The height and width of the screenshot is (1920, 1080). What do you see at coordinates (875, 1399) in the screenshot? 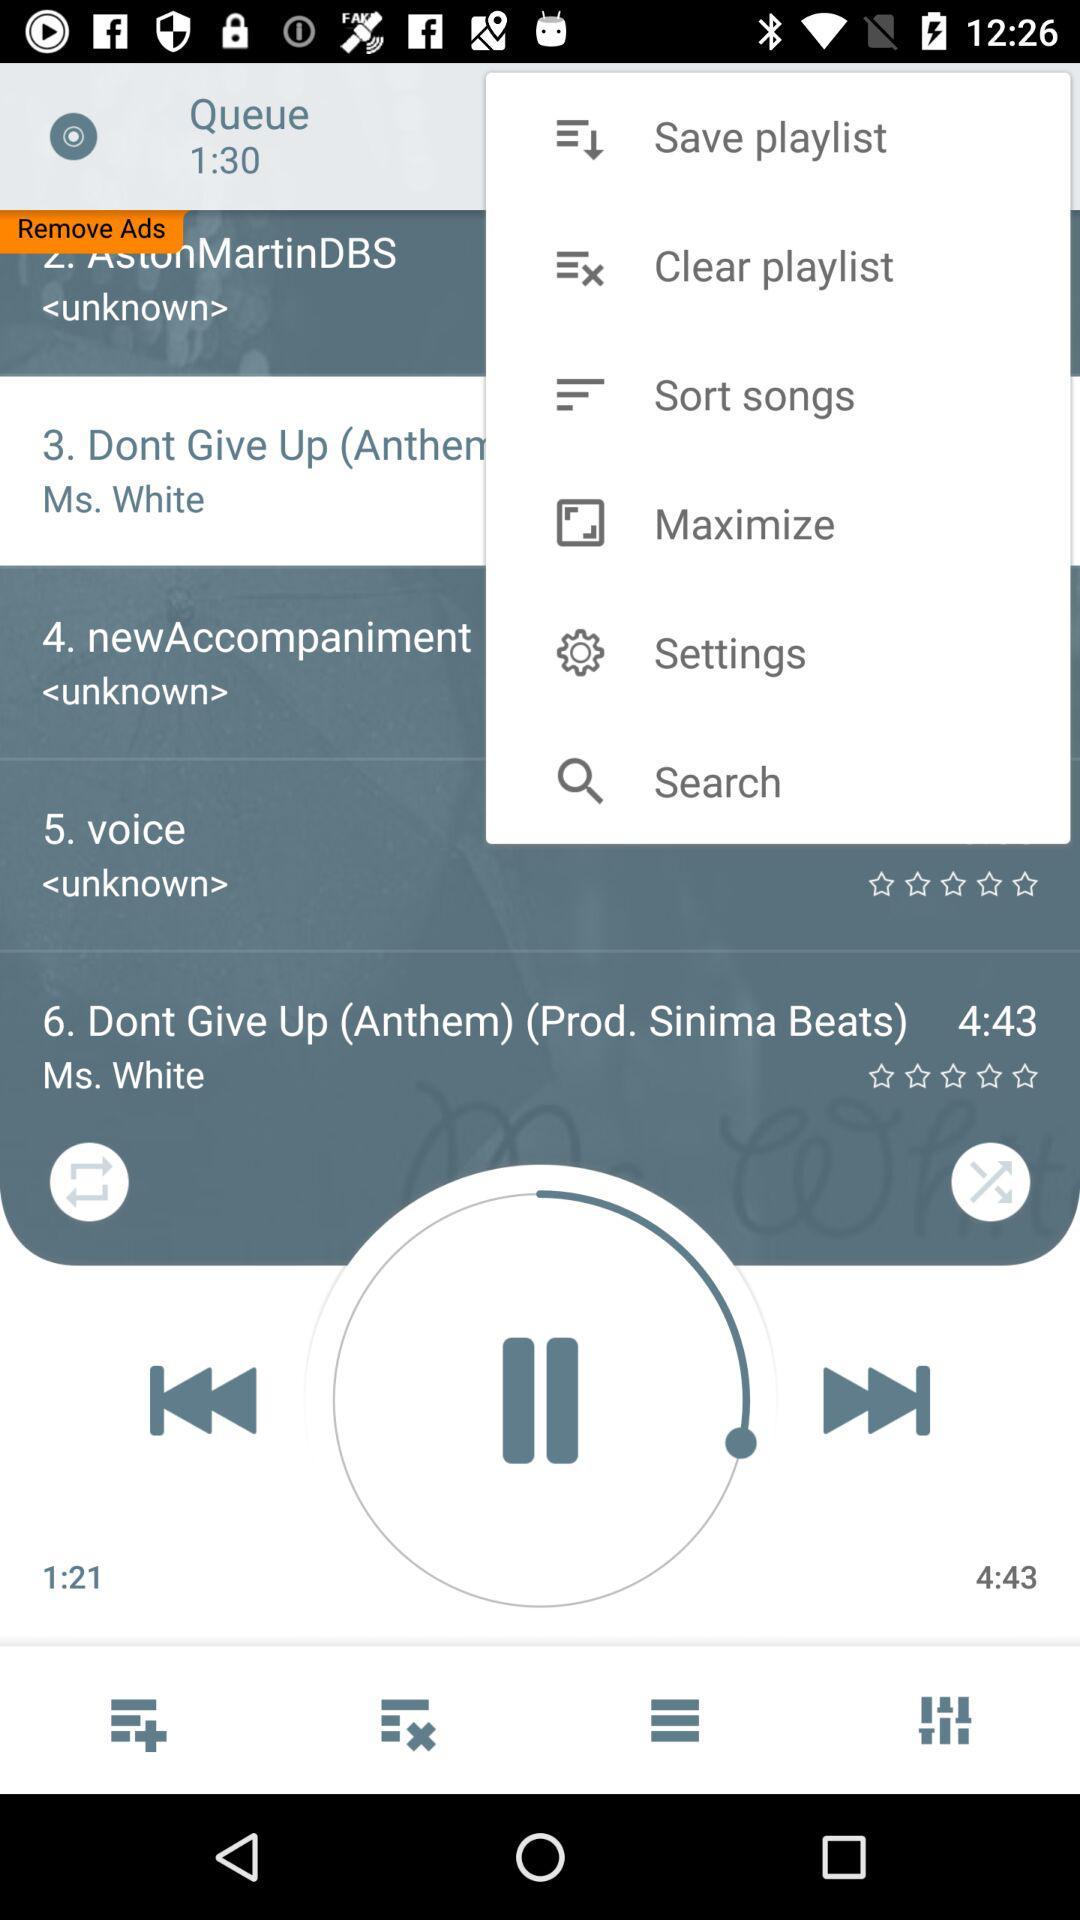
I see `the skip_next icon` at bounding box center [875, 1399].